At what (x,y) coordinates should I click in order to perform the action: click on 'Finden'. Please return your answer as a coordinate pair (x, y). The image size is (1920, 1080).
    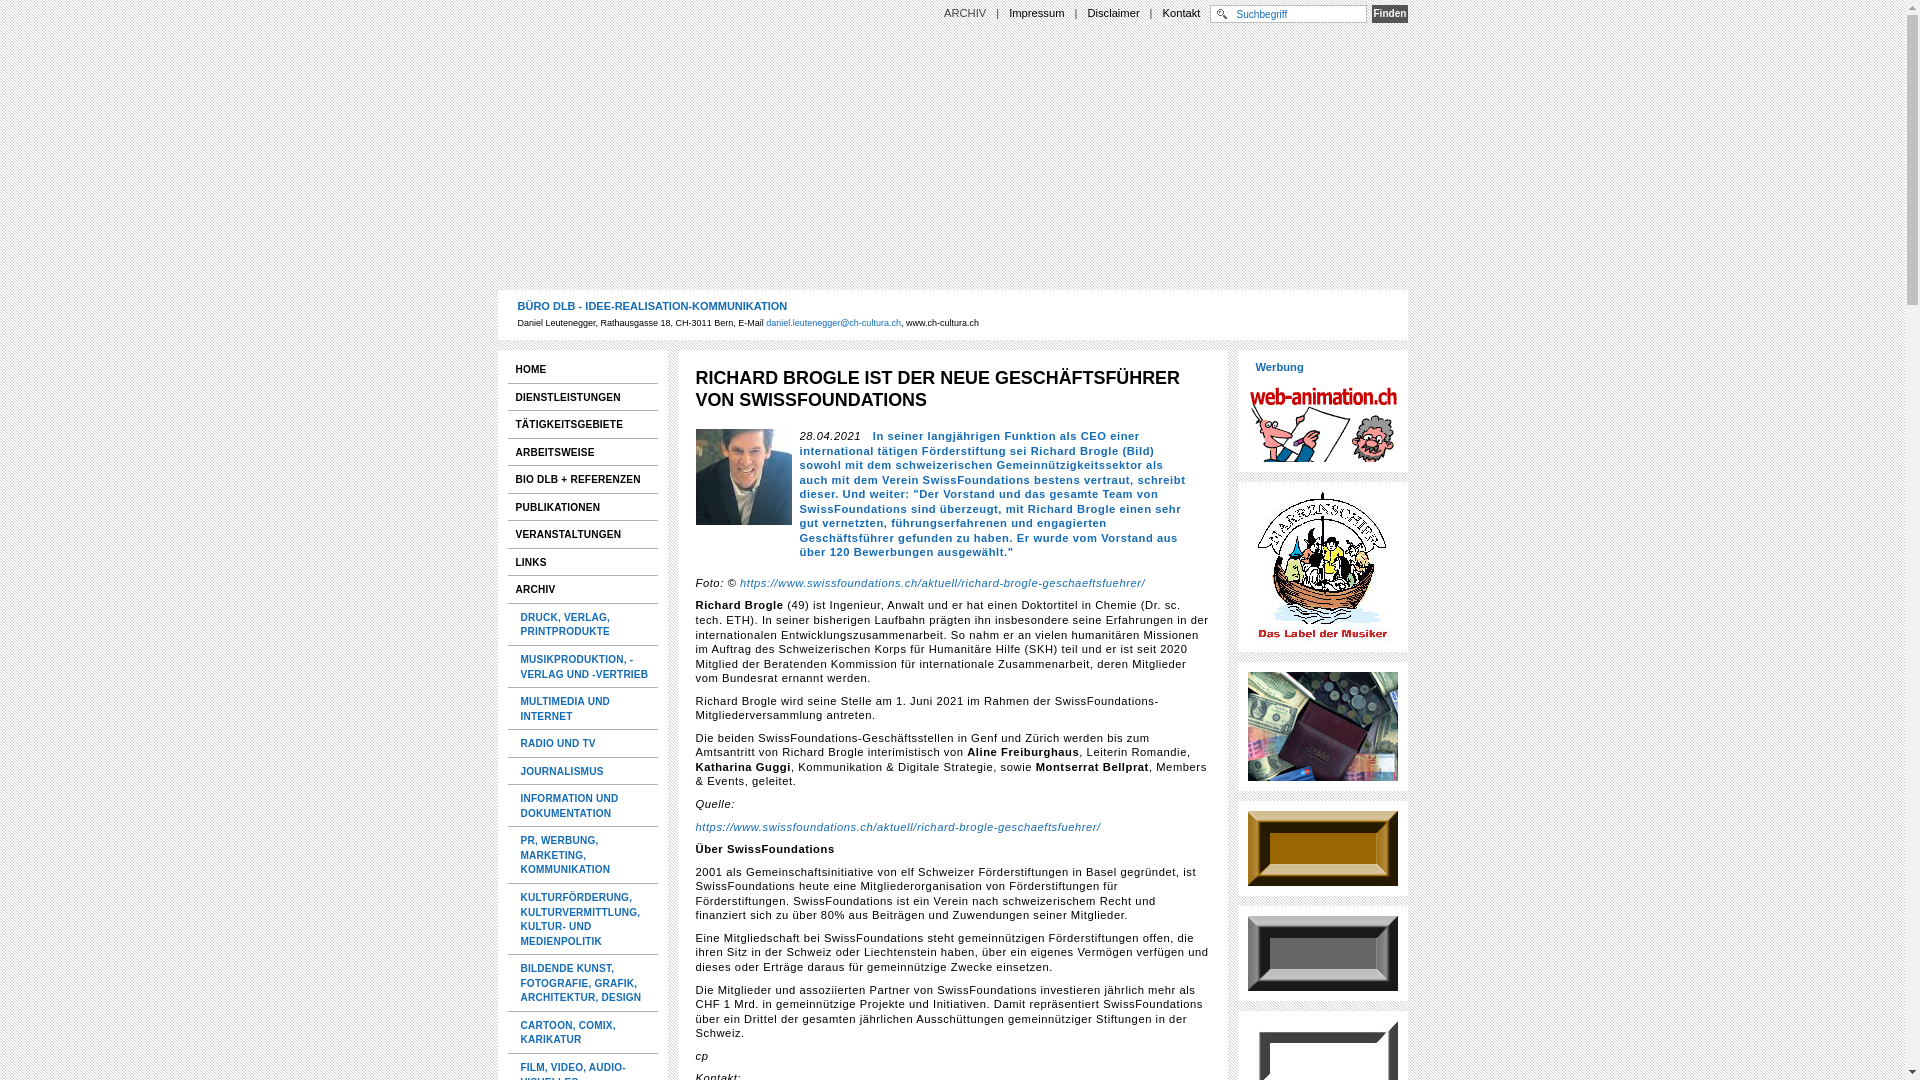
    Looking at the image, I should click on (1371, 14).